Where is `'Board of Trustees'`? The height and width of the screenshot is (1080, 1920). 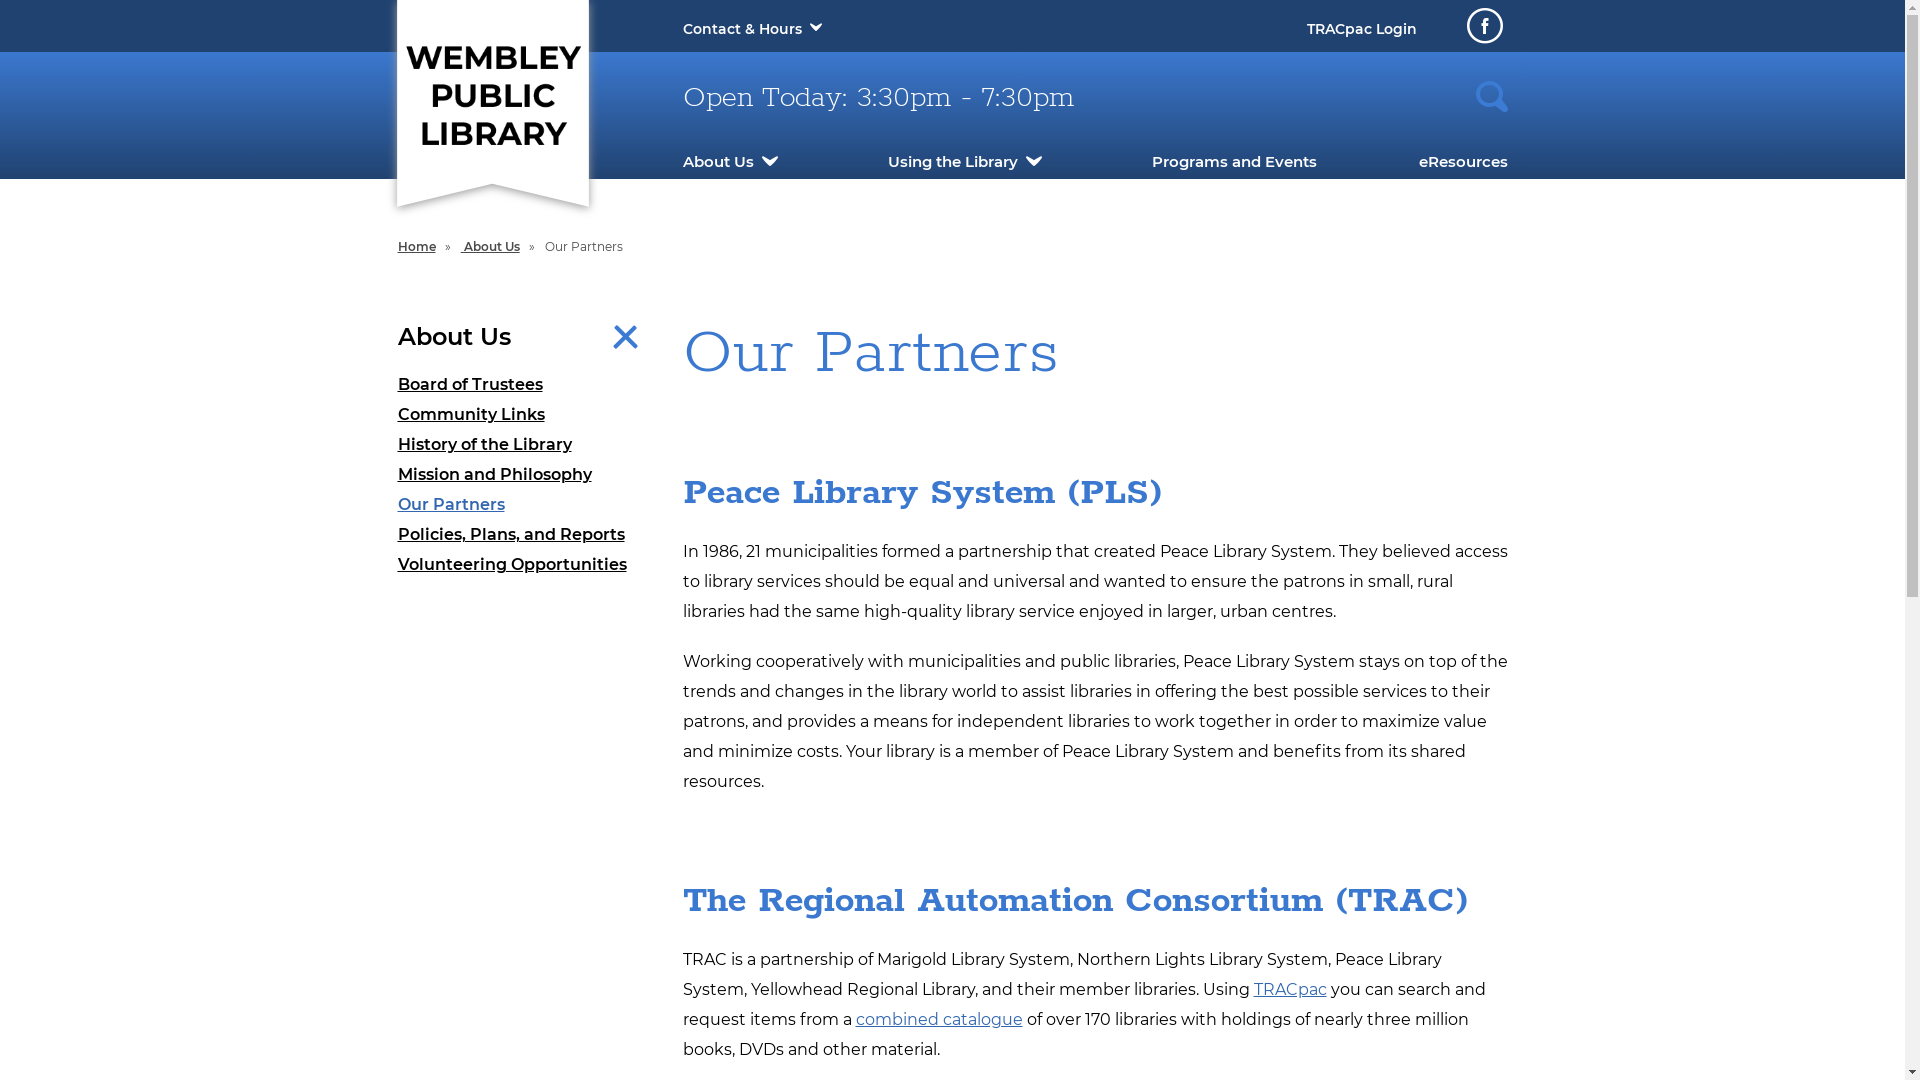
'Board of Trustees' is located at coordinates (525, 385).